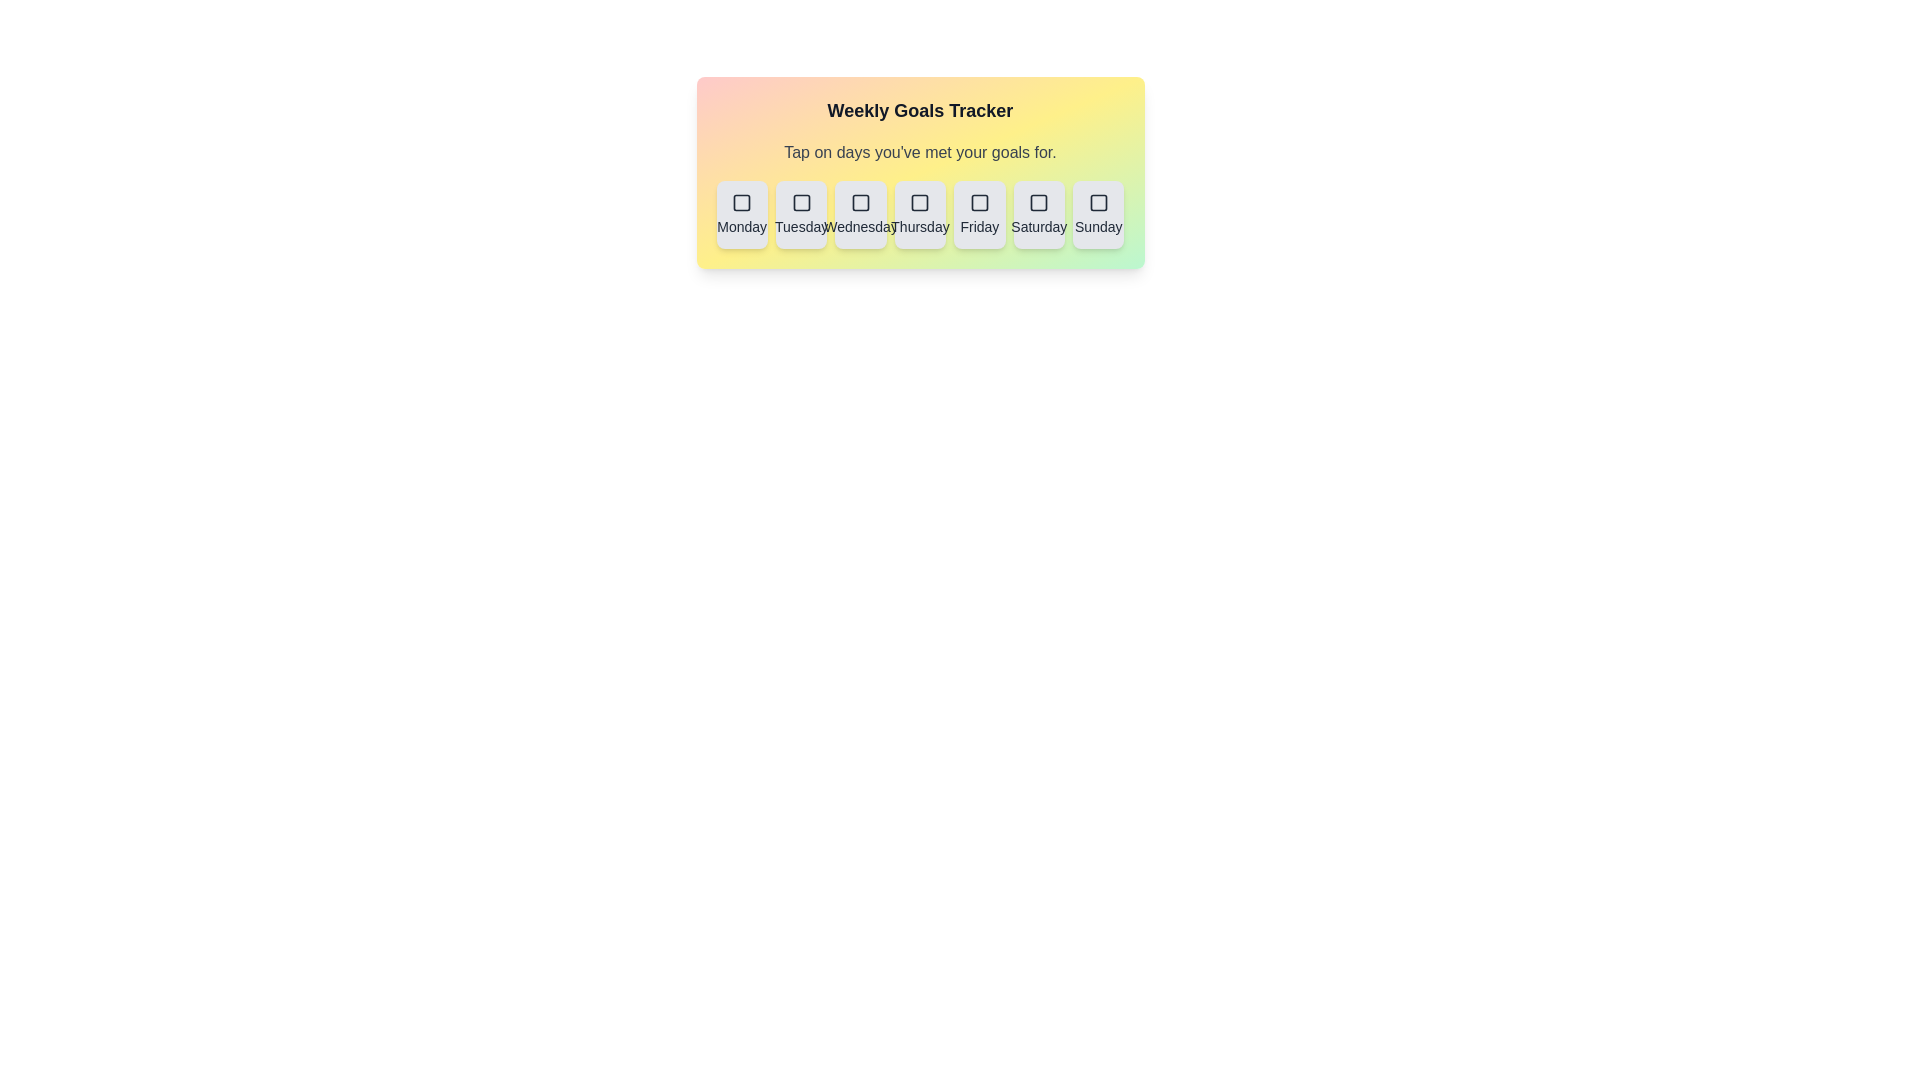 Image resolution: width=1920 pixels, height=1080 pixels. Describe the element at coordinates (741, 215) in the screenshot. I see `the button labeled Monday` at that location.